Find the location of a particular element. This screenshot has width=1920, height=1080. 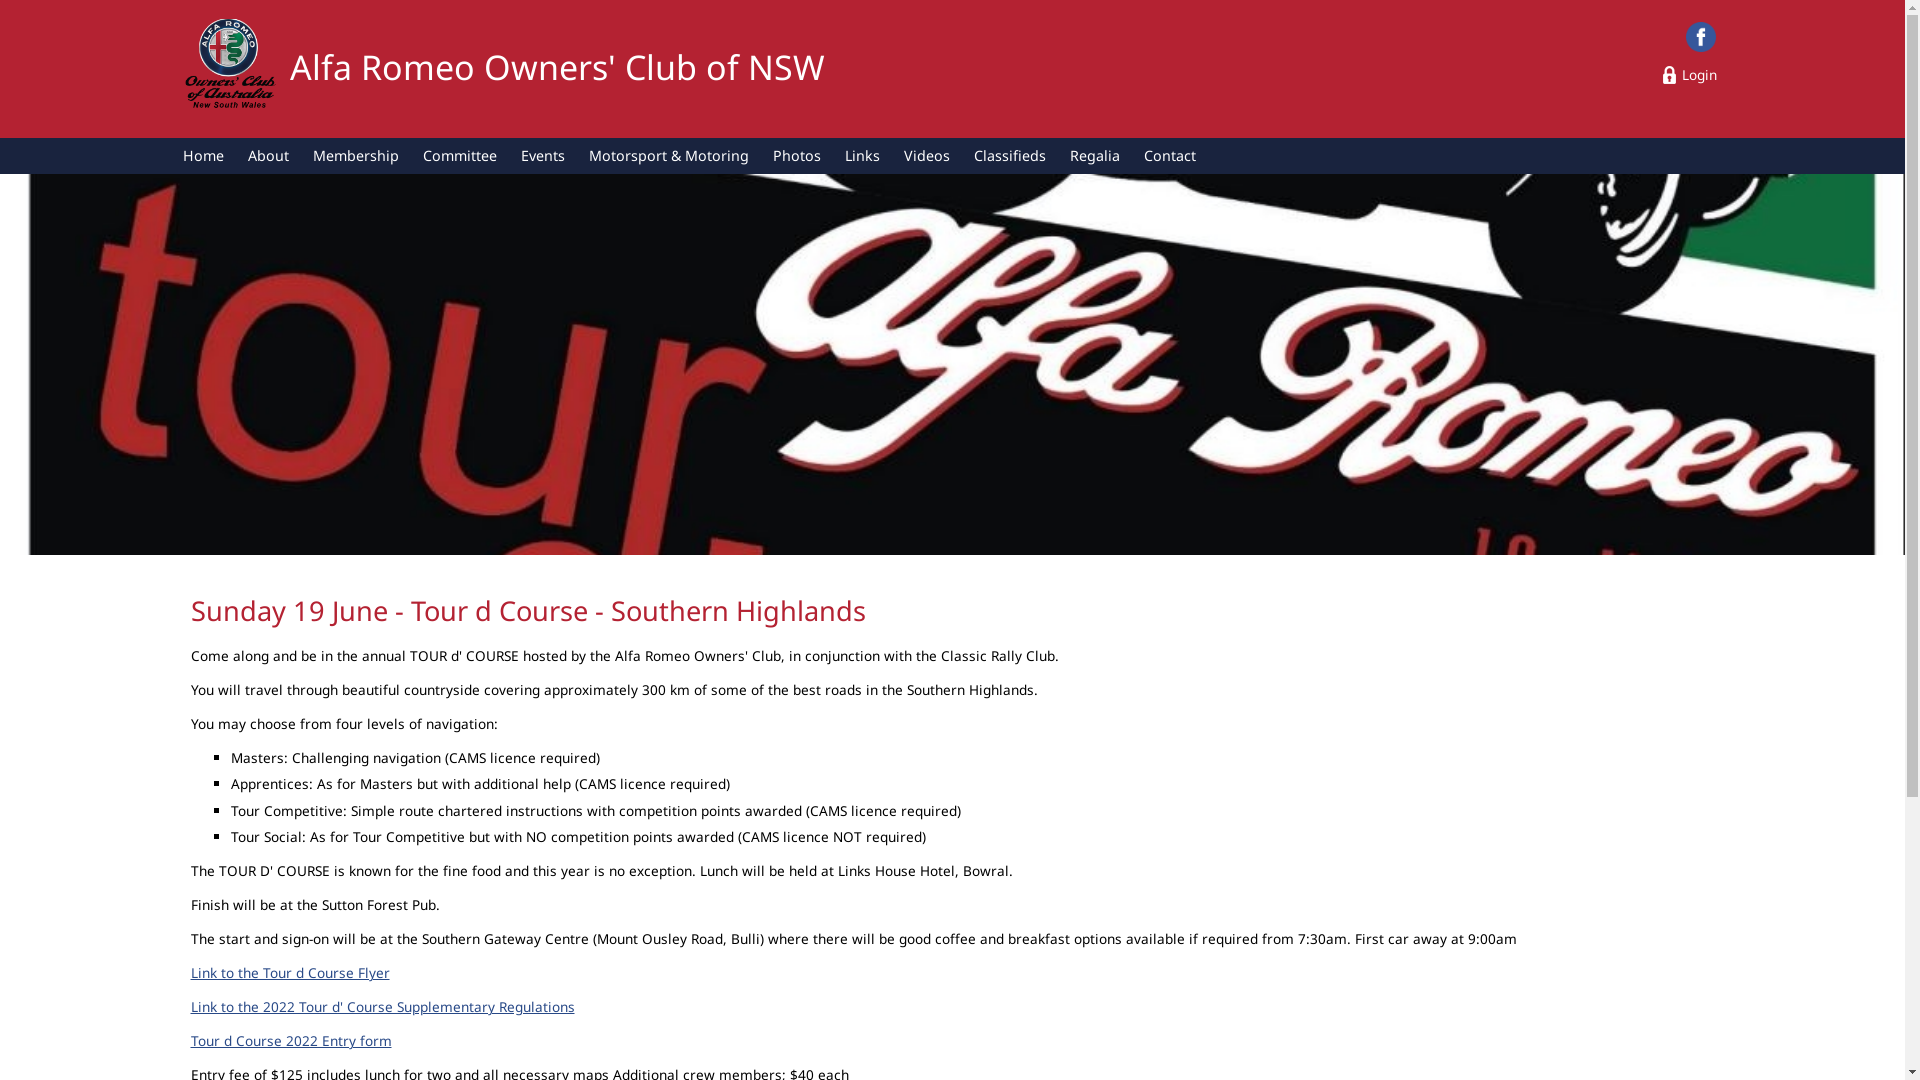

'Committee' is located at coordinates (459, 154).